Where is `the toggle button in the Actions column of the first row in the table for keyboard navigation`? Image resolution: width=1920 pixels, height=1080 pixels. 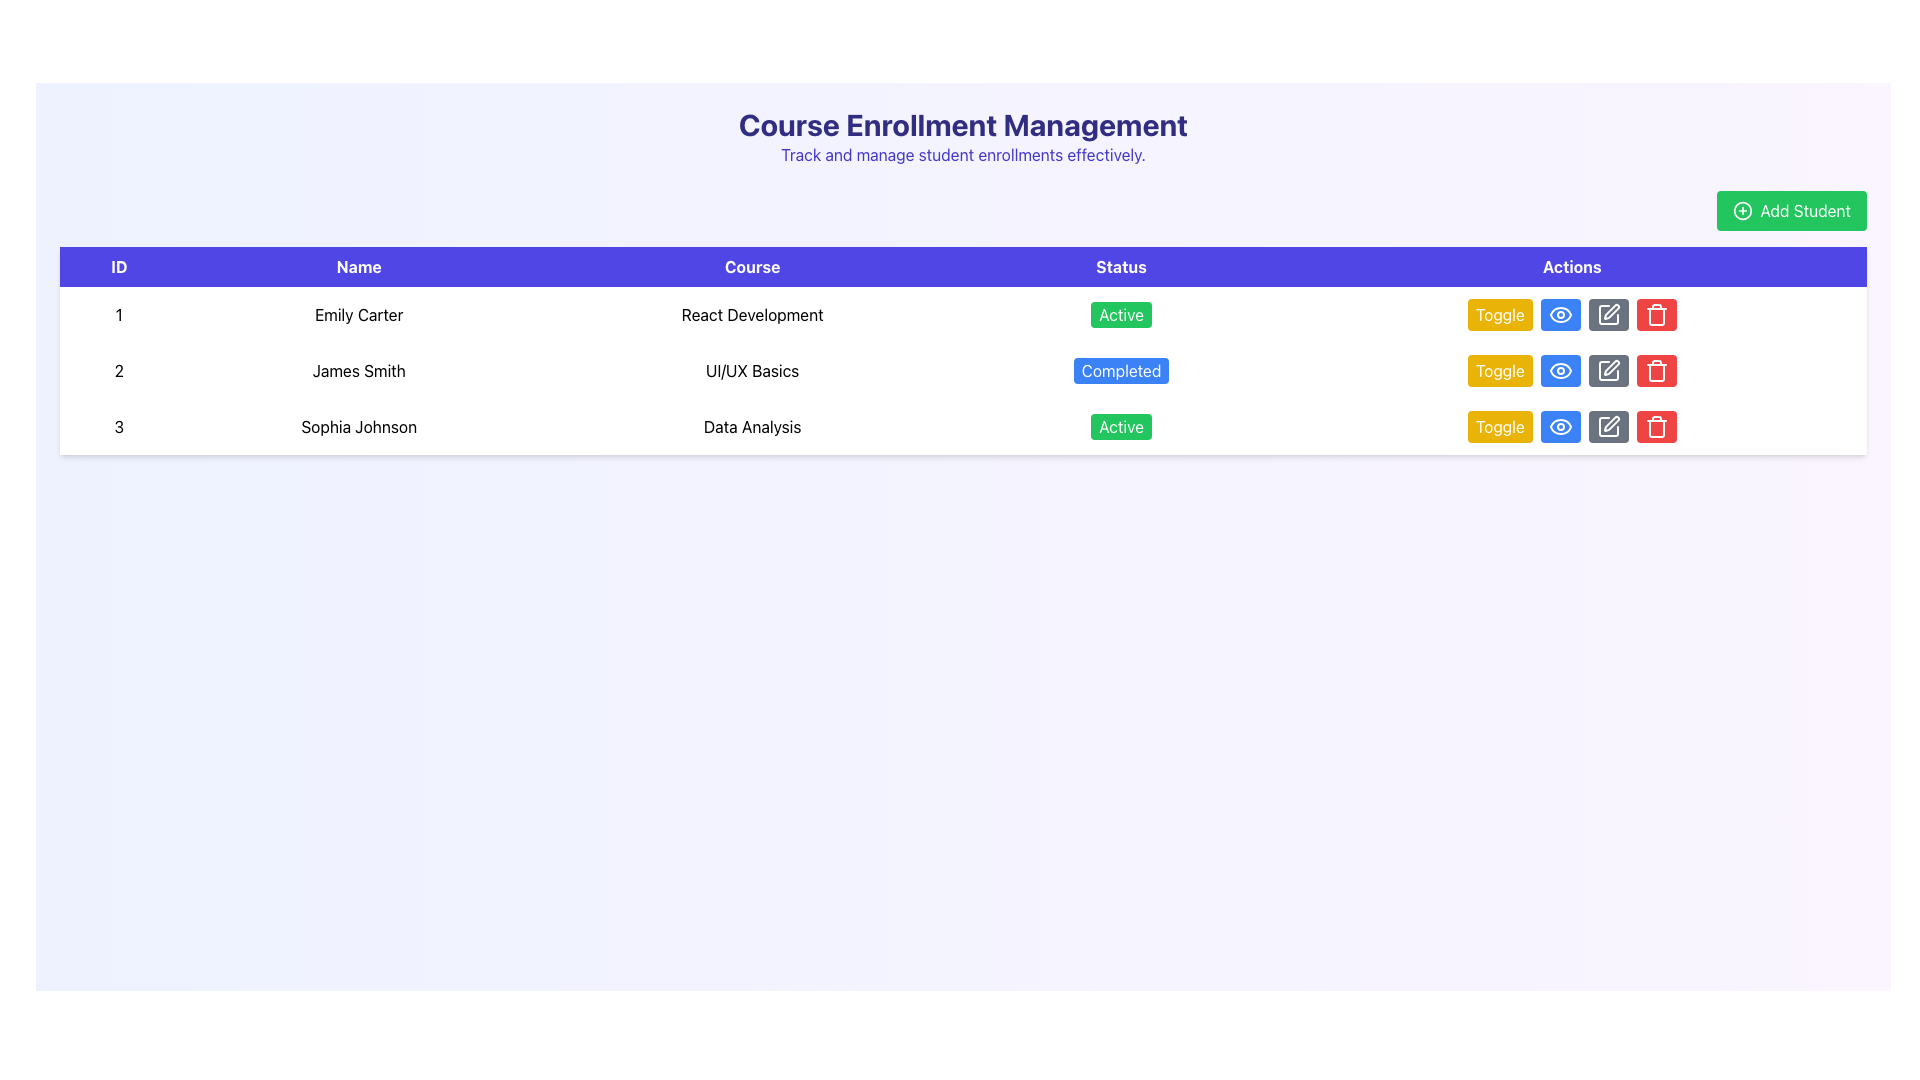
the toggle button in the Actions column of the first row in the table for keyboard navigation is located at coordinates (1500, 315).